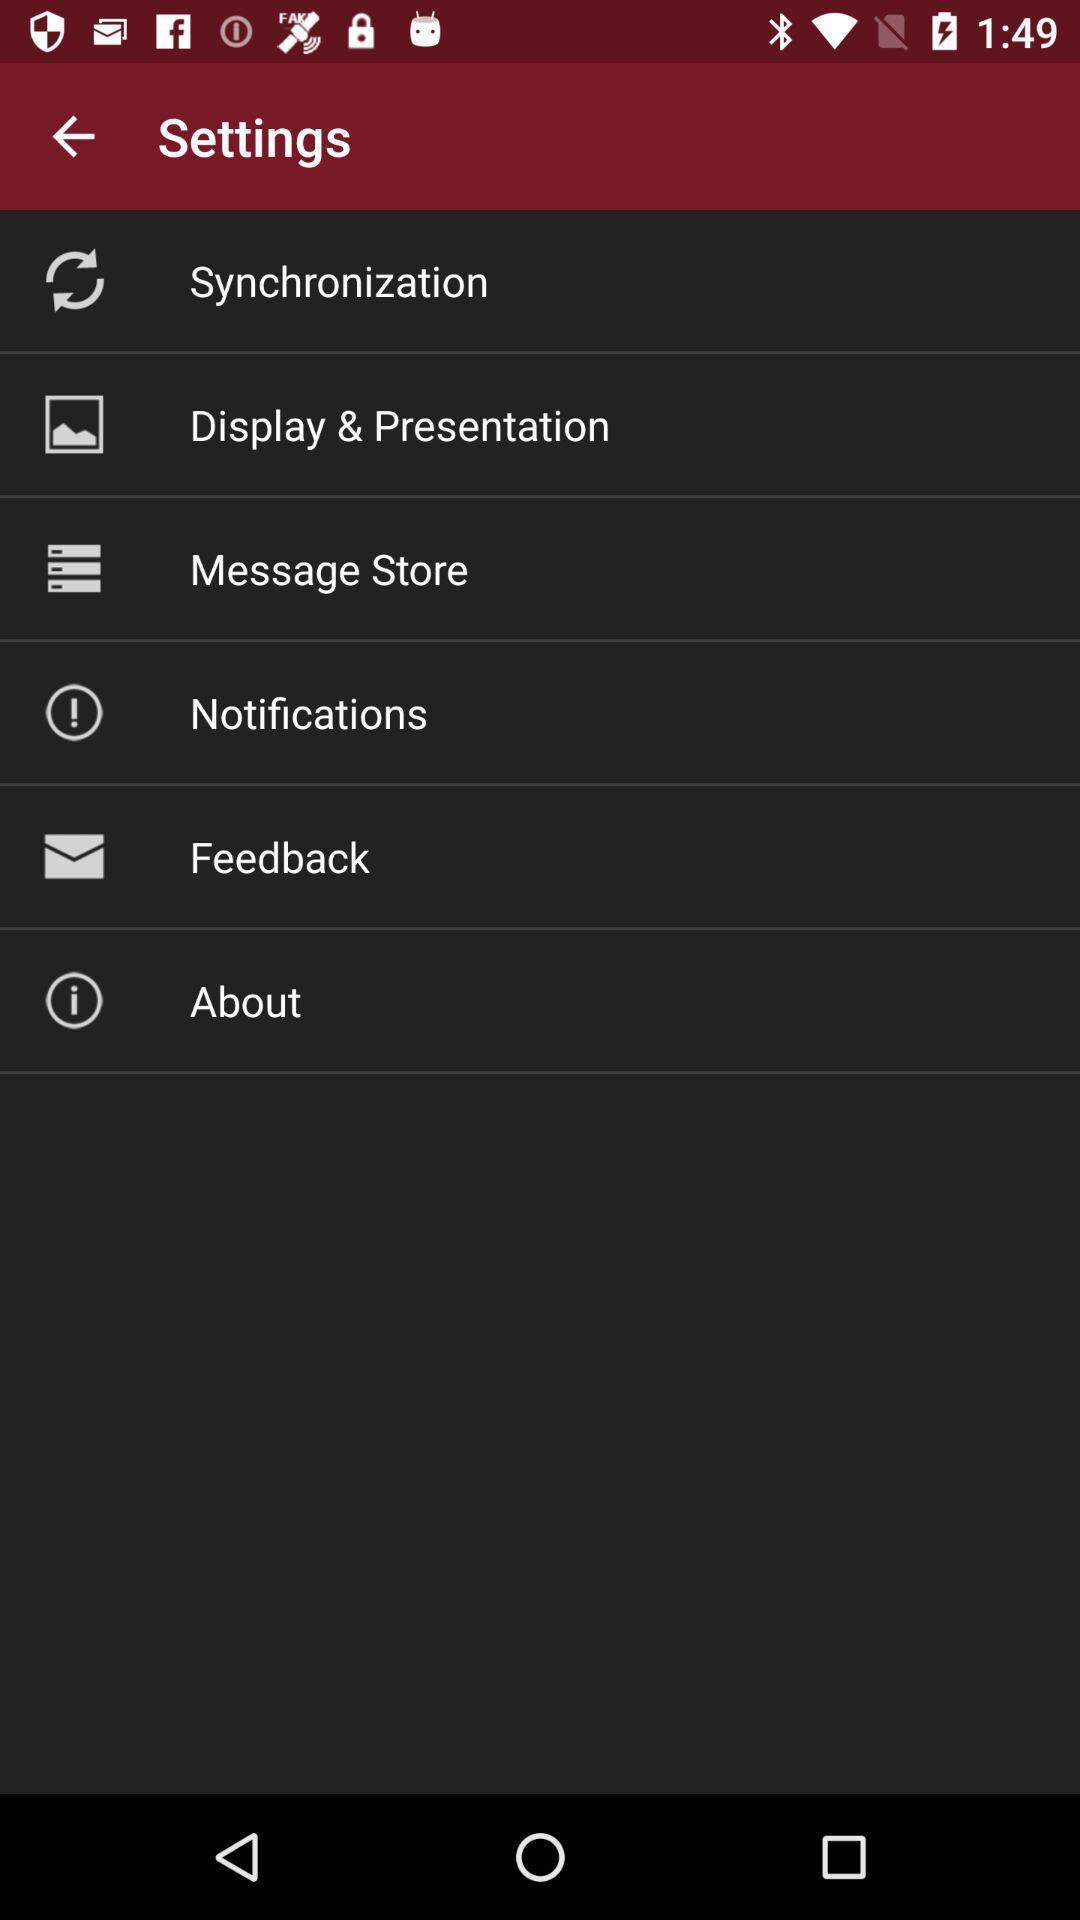 The height and width of the screenshot is (1920, 1080). What do you see at coordinates (338, 279) in the screenshot?
I see `item below settings item` at bounding box center [338, 279].